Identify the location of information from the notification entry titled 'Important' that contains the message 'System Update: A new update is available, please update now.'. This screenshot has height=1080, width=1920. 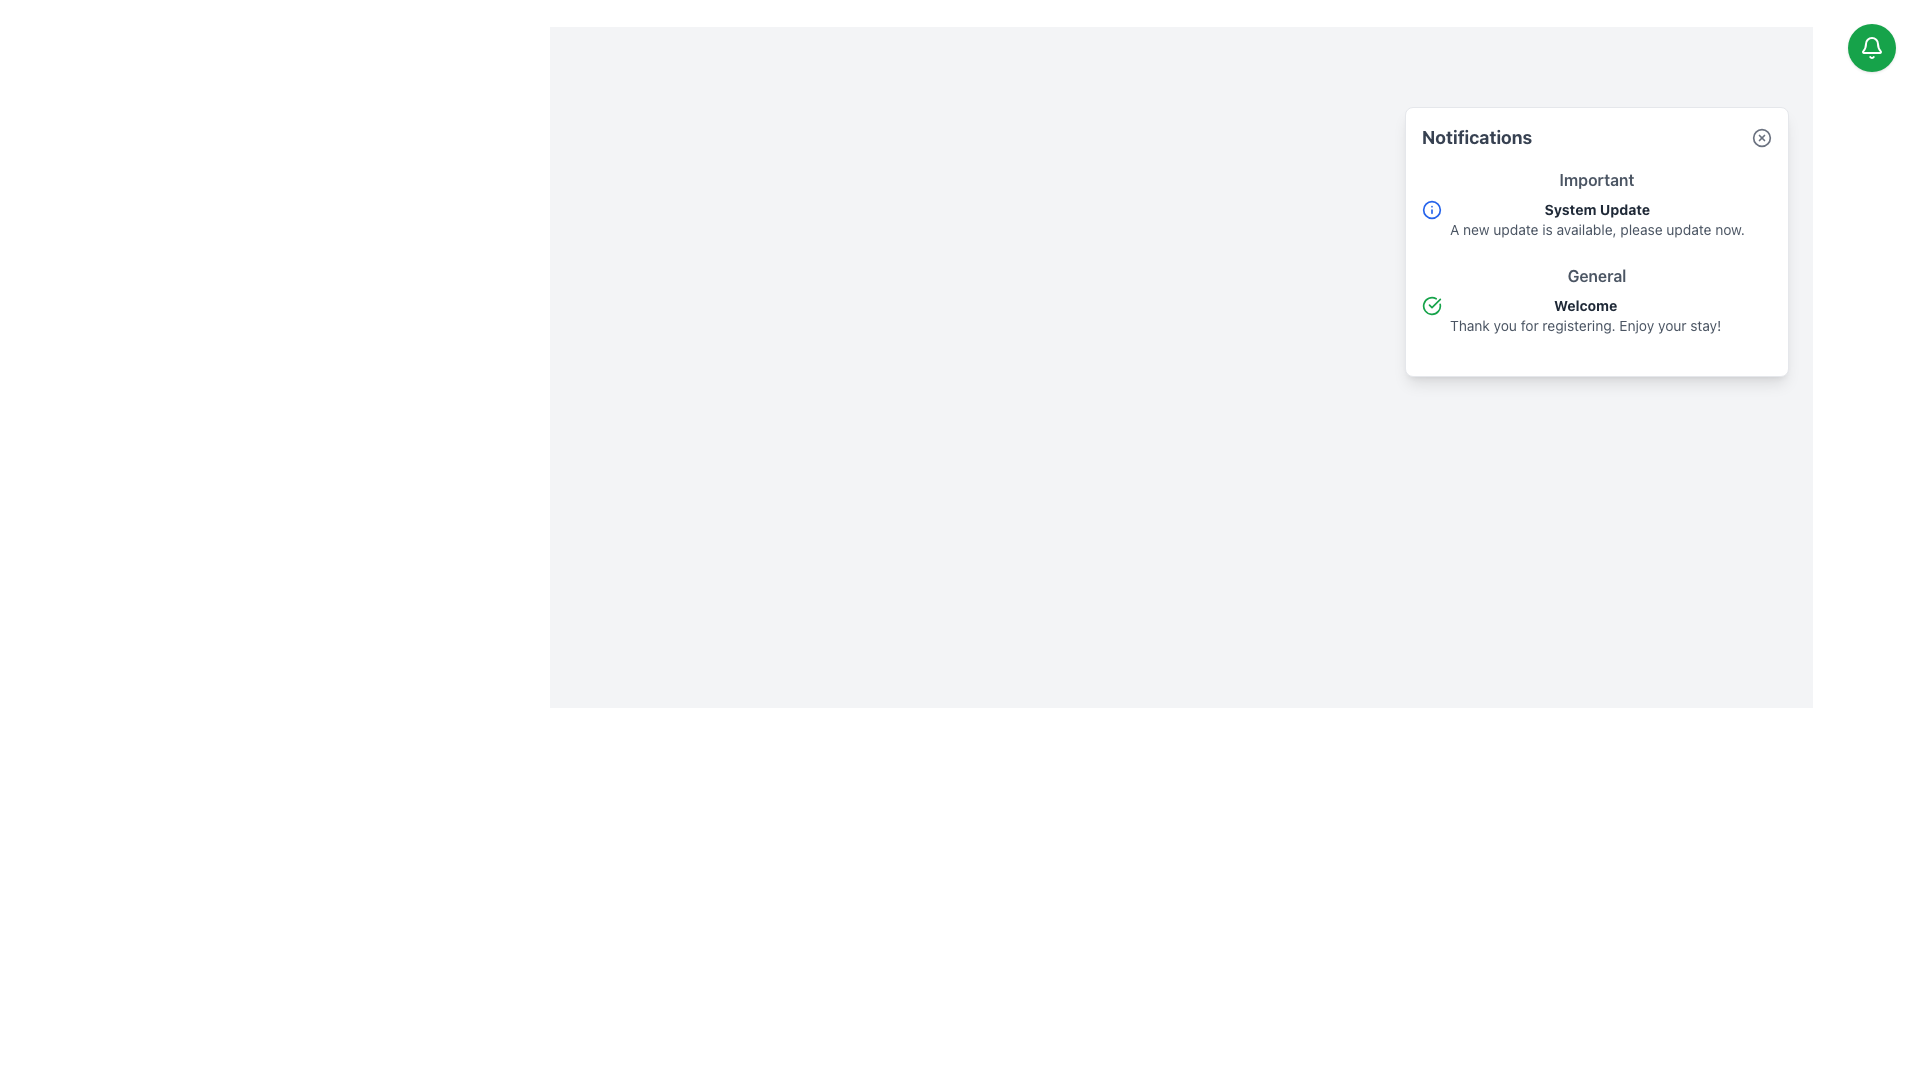
(1596, 208).